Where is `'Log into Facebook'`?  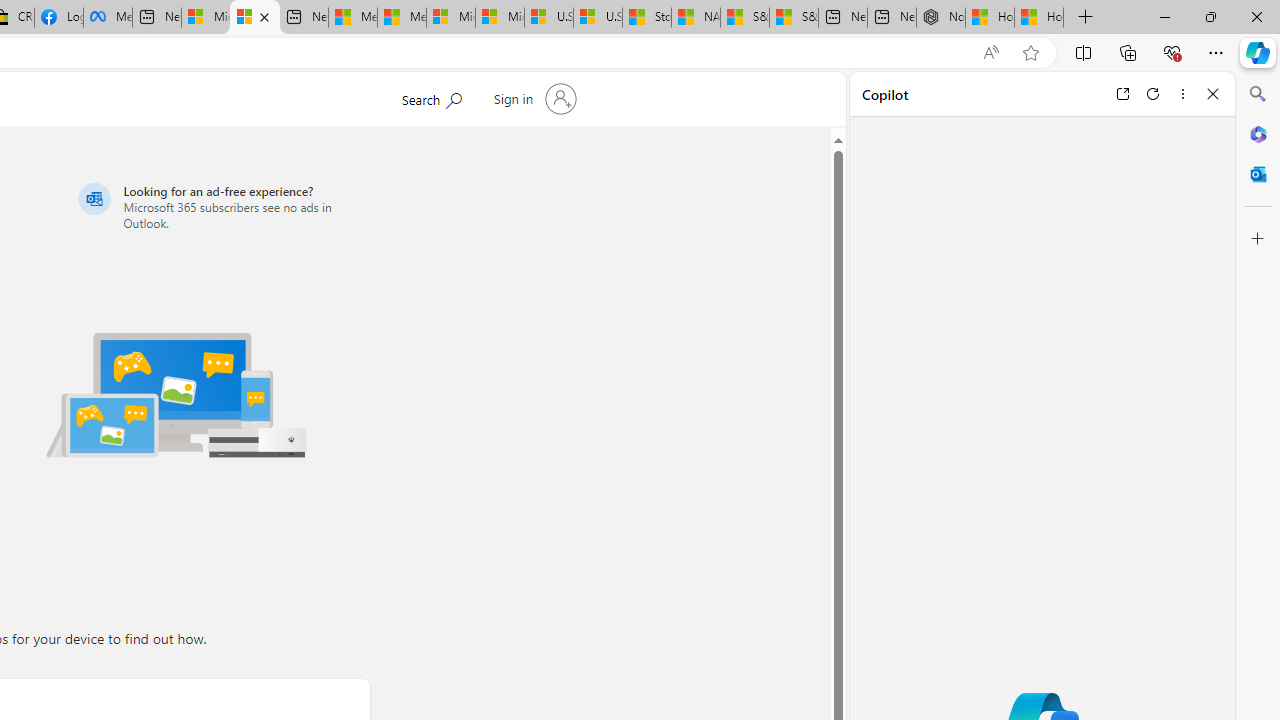
'Log into Facebook' is located at coordinates (58, 17).